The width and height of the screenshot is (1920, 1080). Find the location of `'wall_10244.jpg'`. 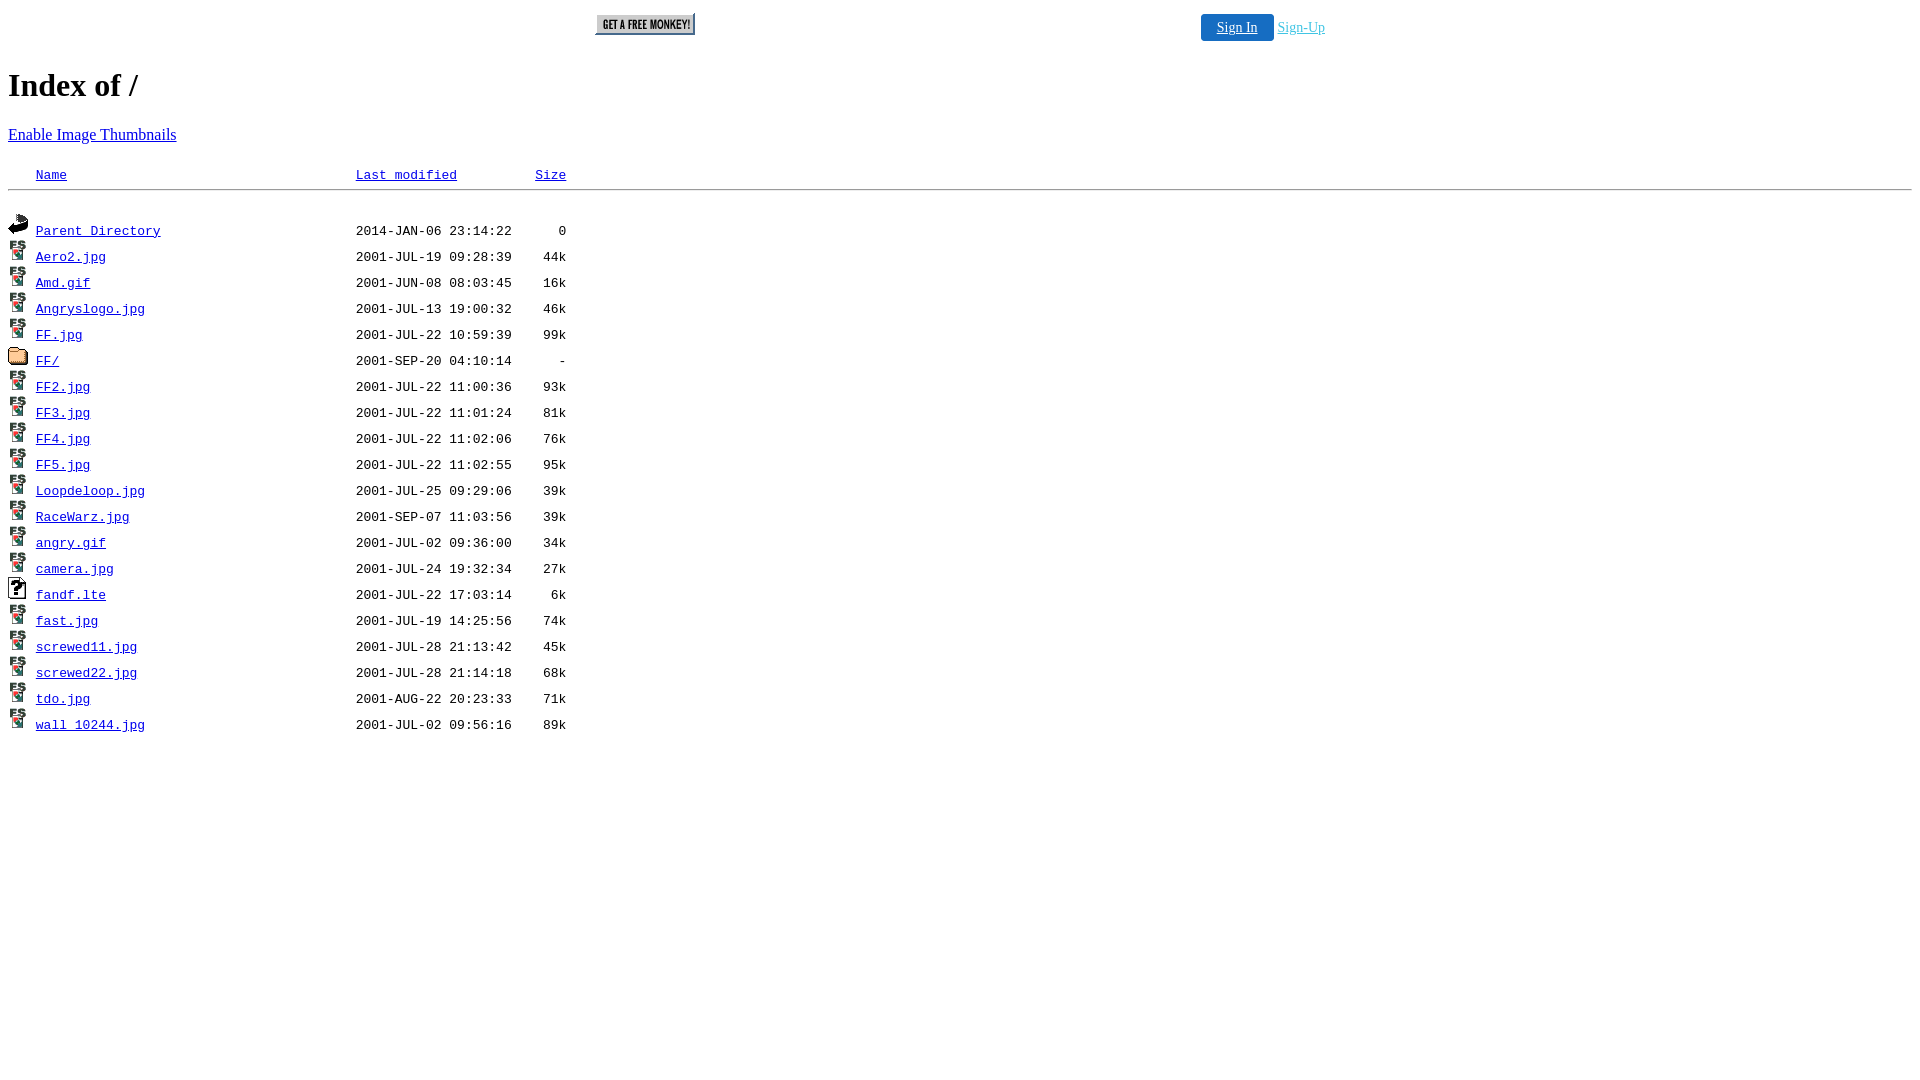

'wall_10244.jpg' is located at coordinates (89, 725).